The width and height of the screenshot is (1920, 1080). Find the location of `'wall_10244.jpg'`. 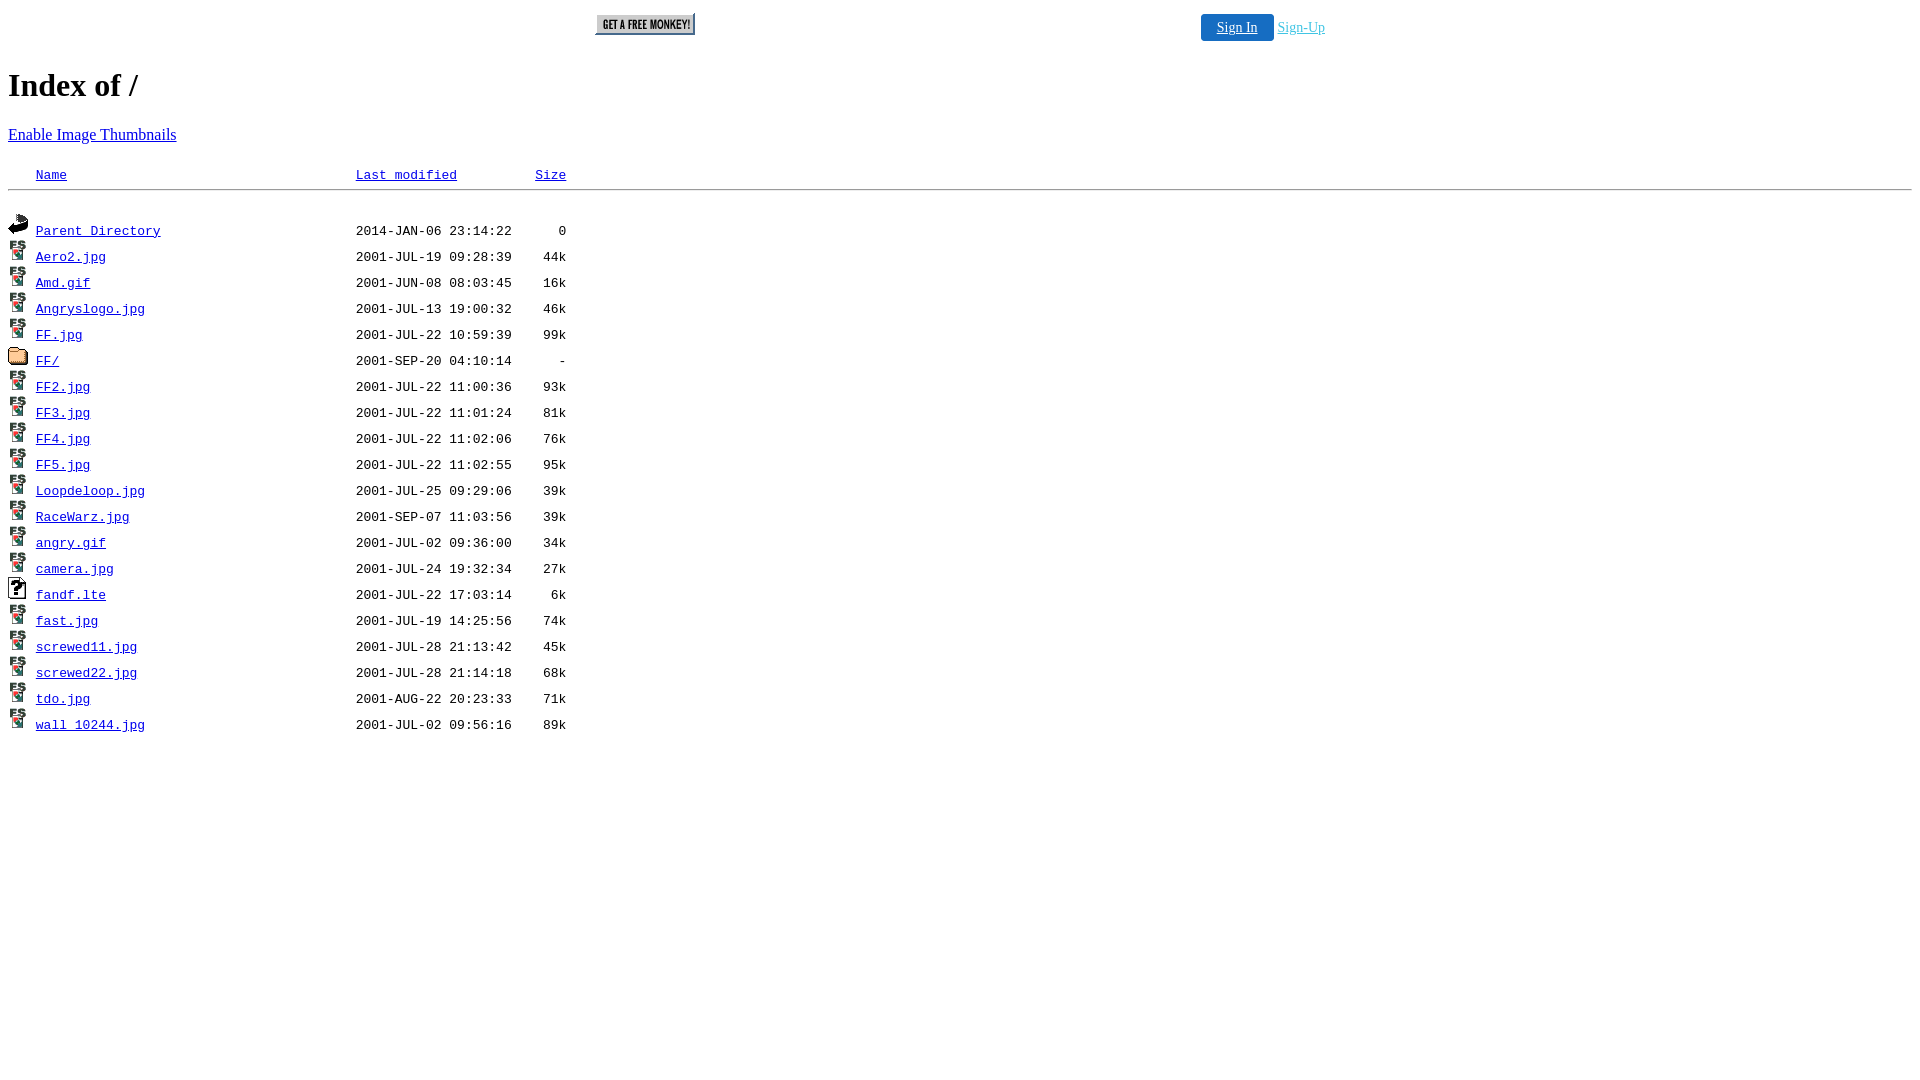

'wall_10244.jpg' is located at coordinates (89, 725).